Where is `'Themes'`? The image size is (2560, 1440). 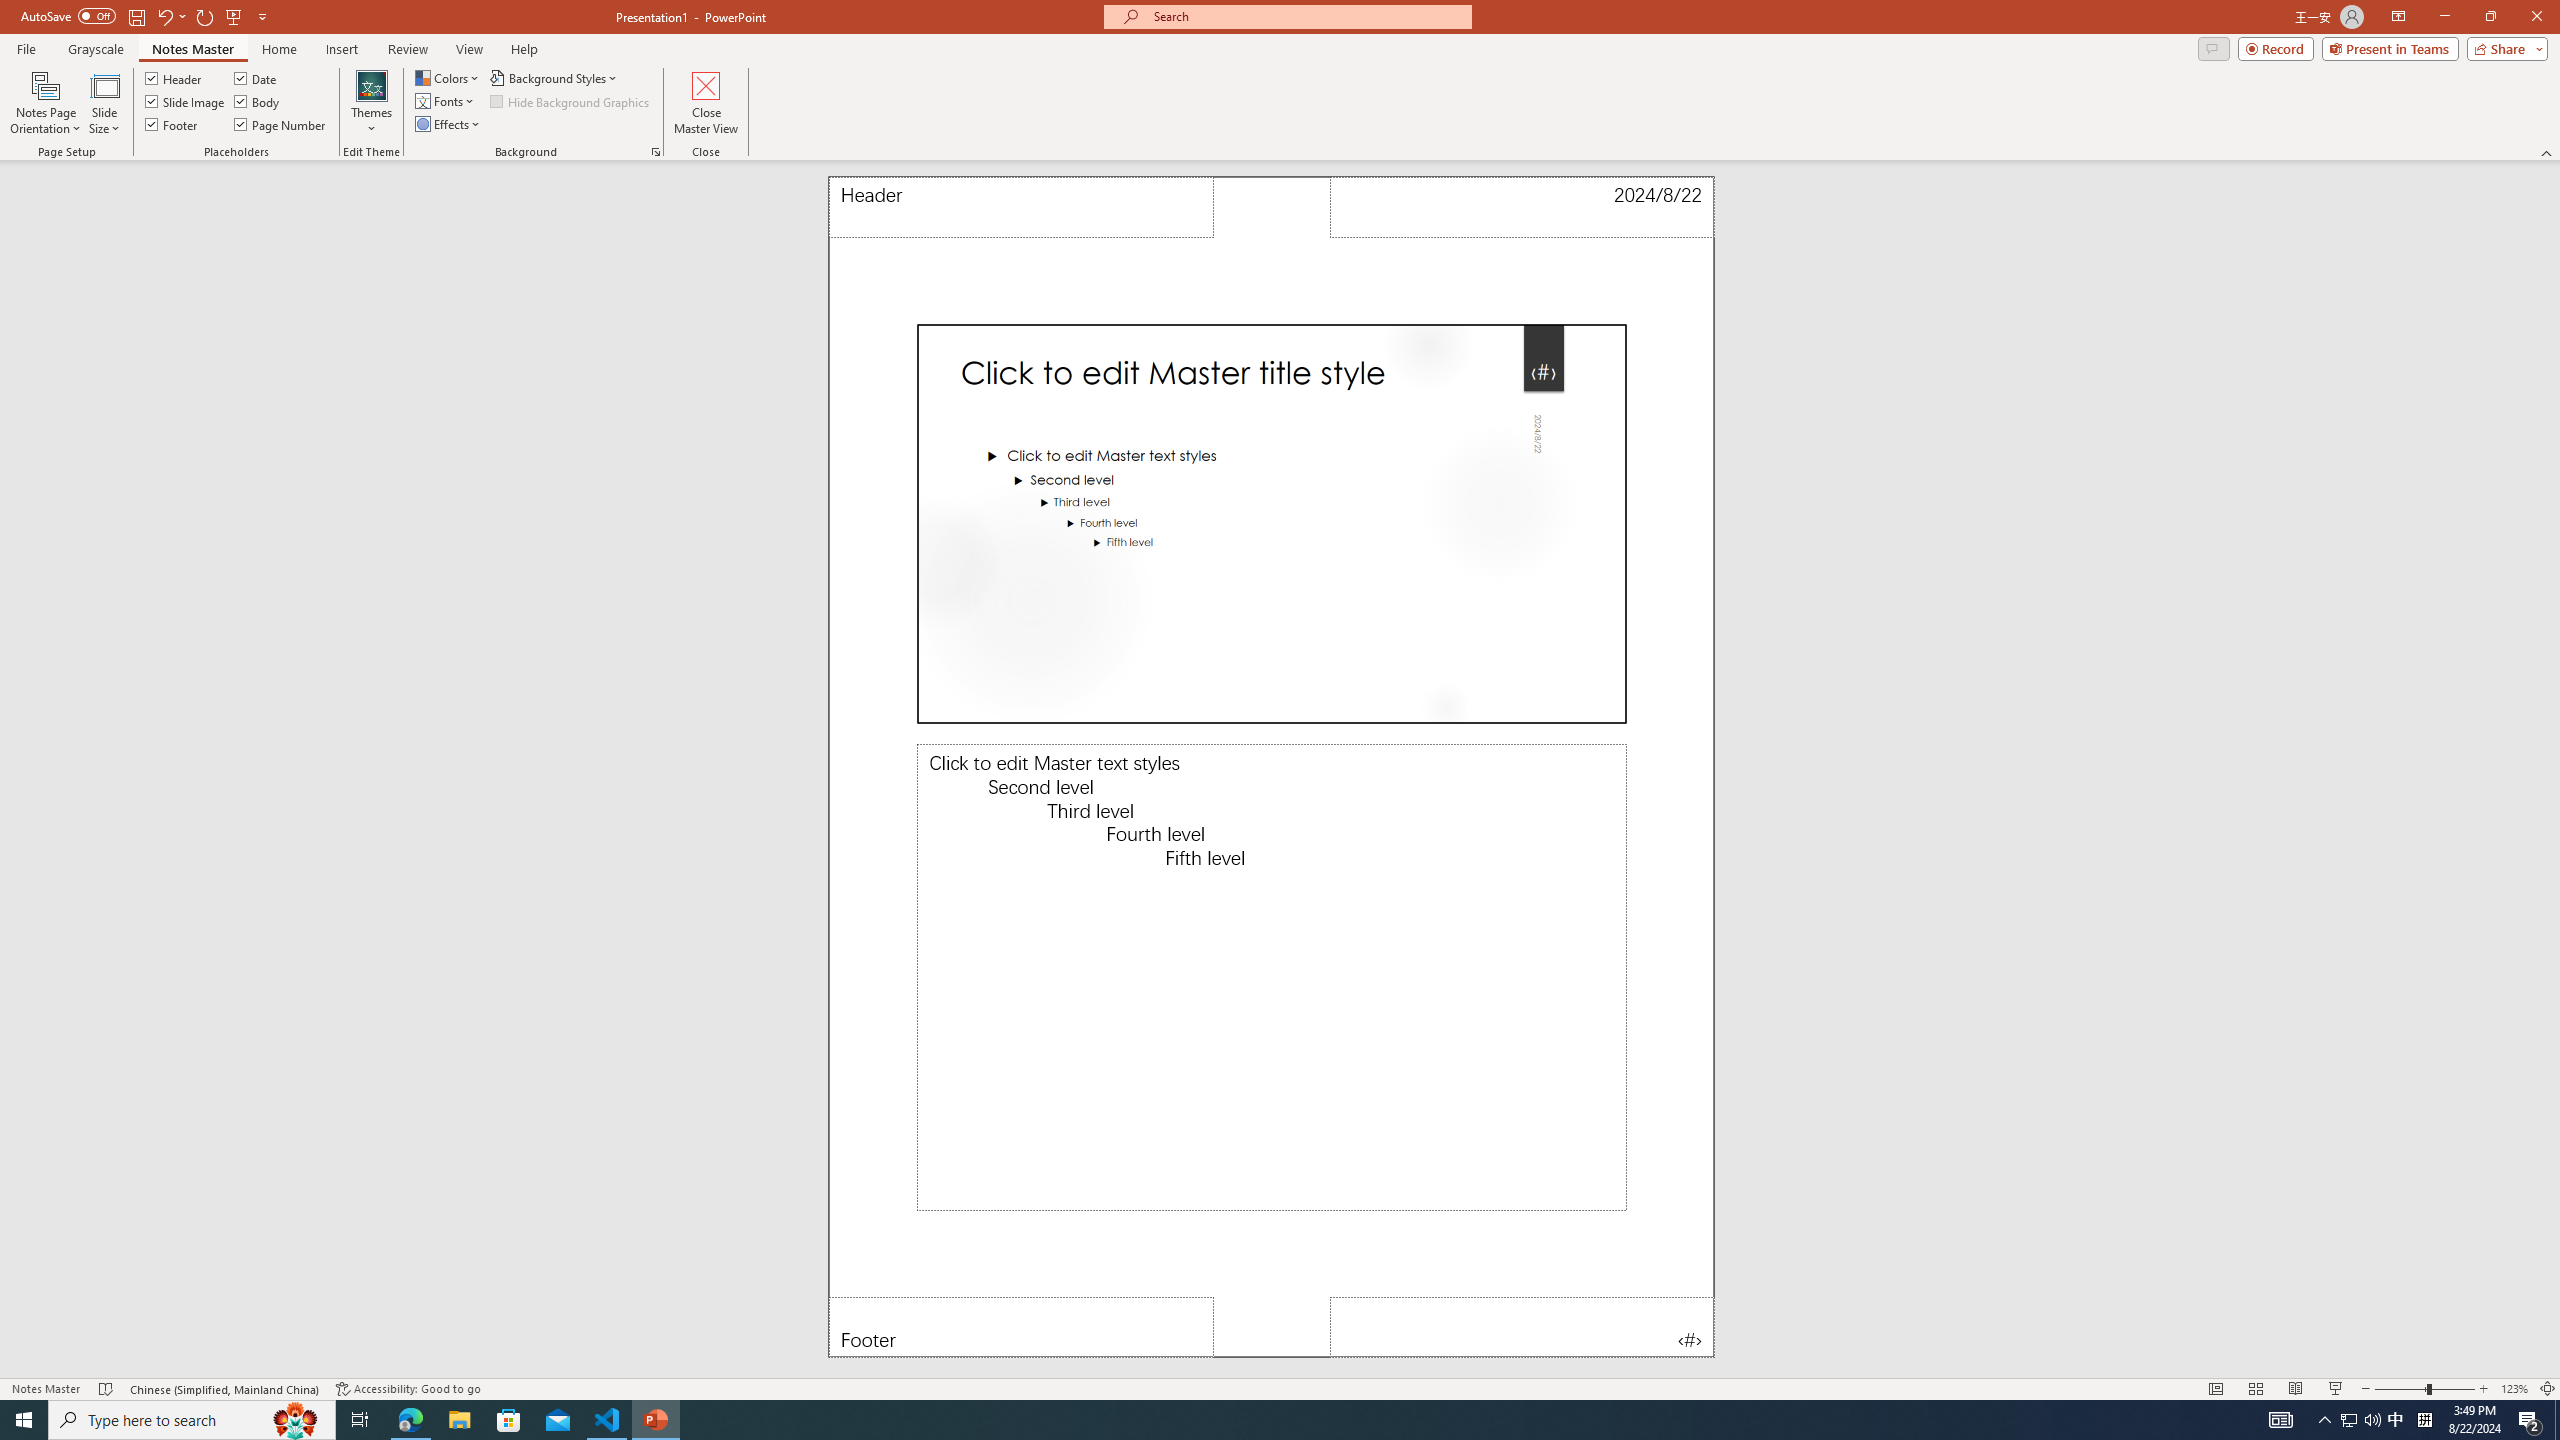 'Themes' is located at coordinates (370, 103).